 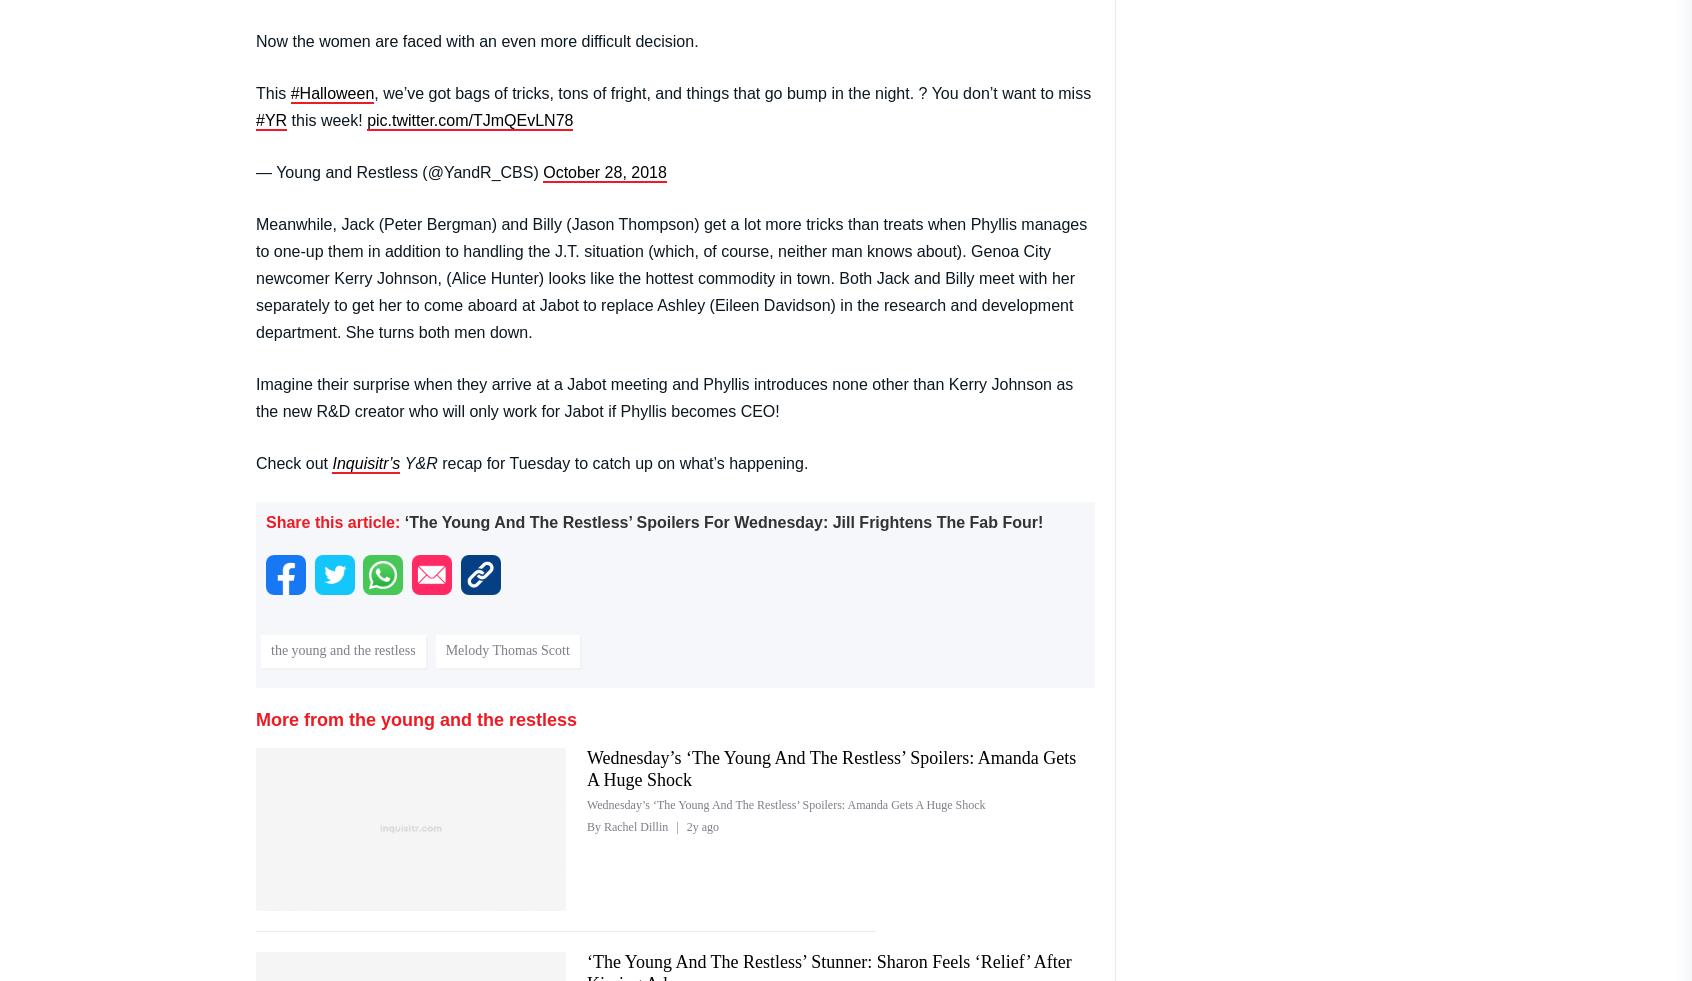 I want to click on 'More from the young and the restless', so click(x=416, y=718).